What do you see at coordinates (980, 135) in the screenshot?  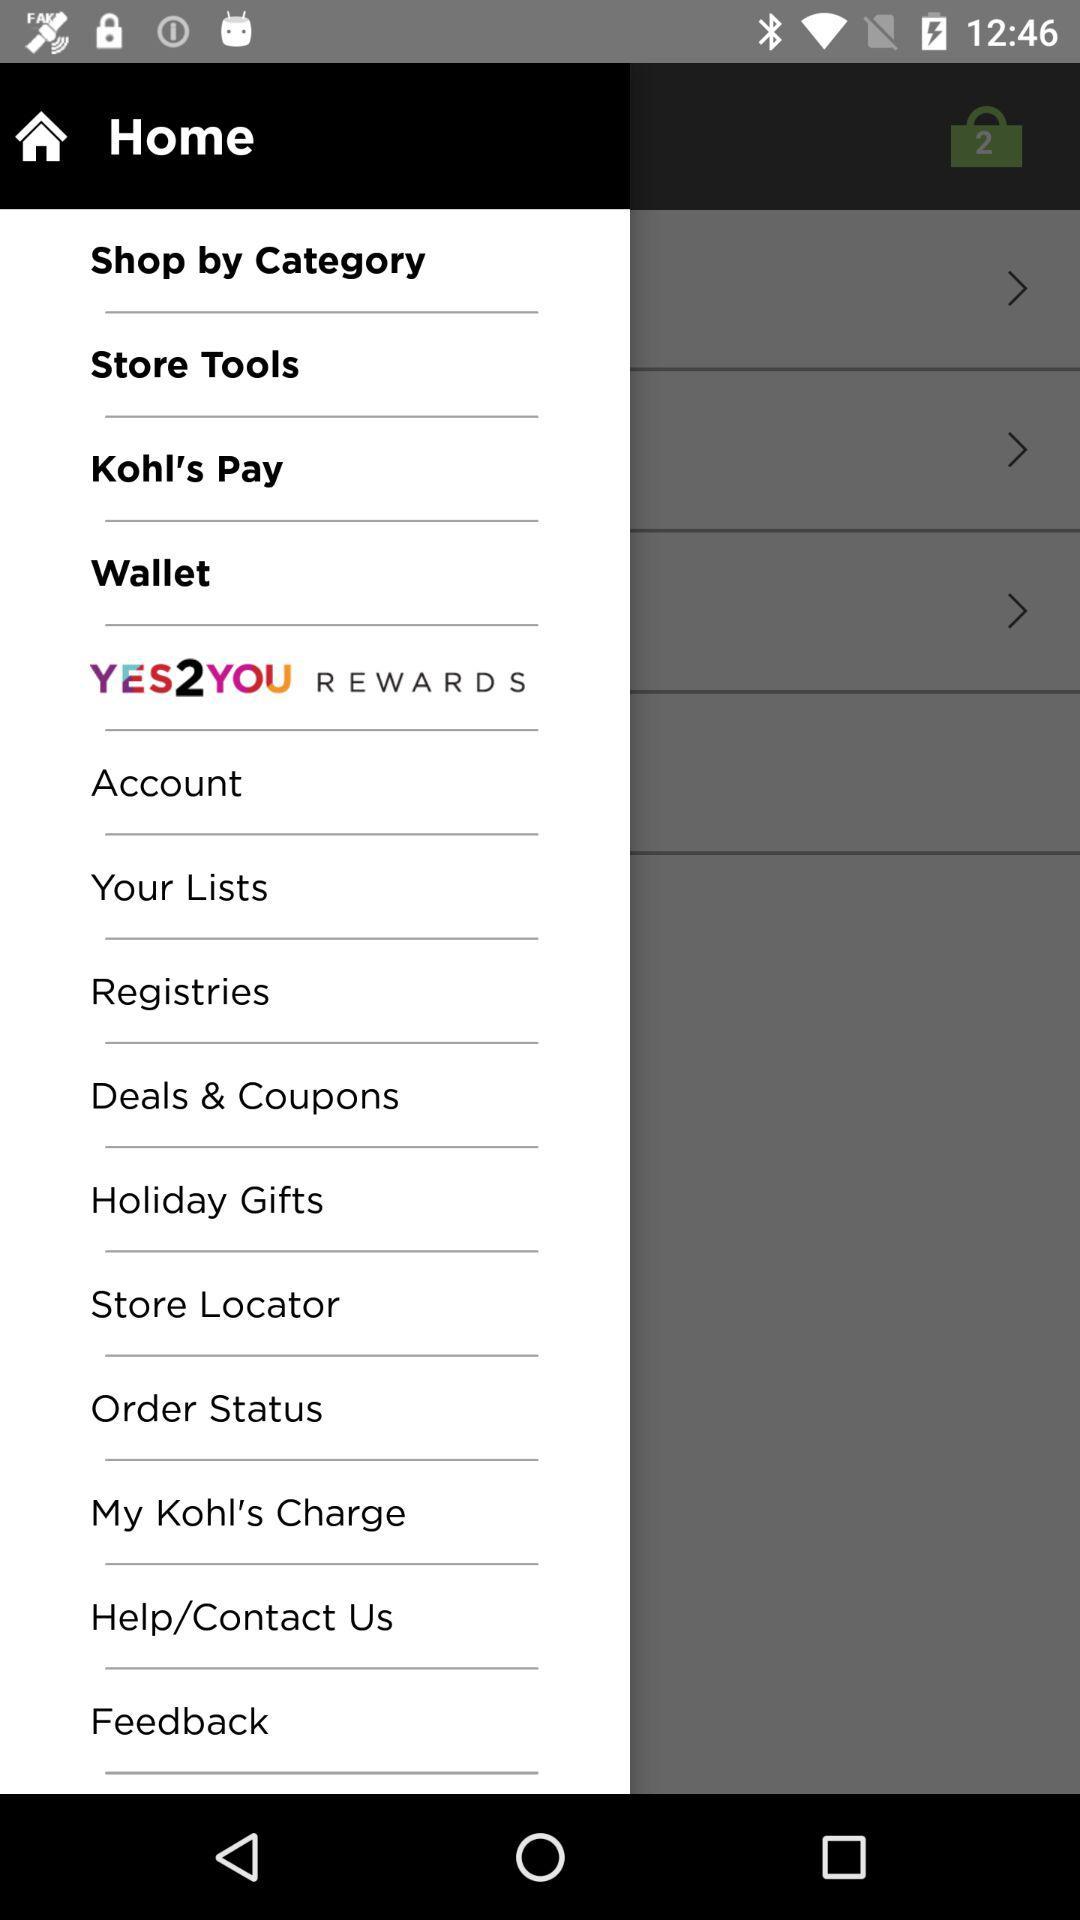 I see `the button at top of the page` at bounding box center [980, 135].